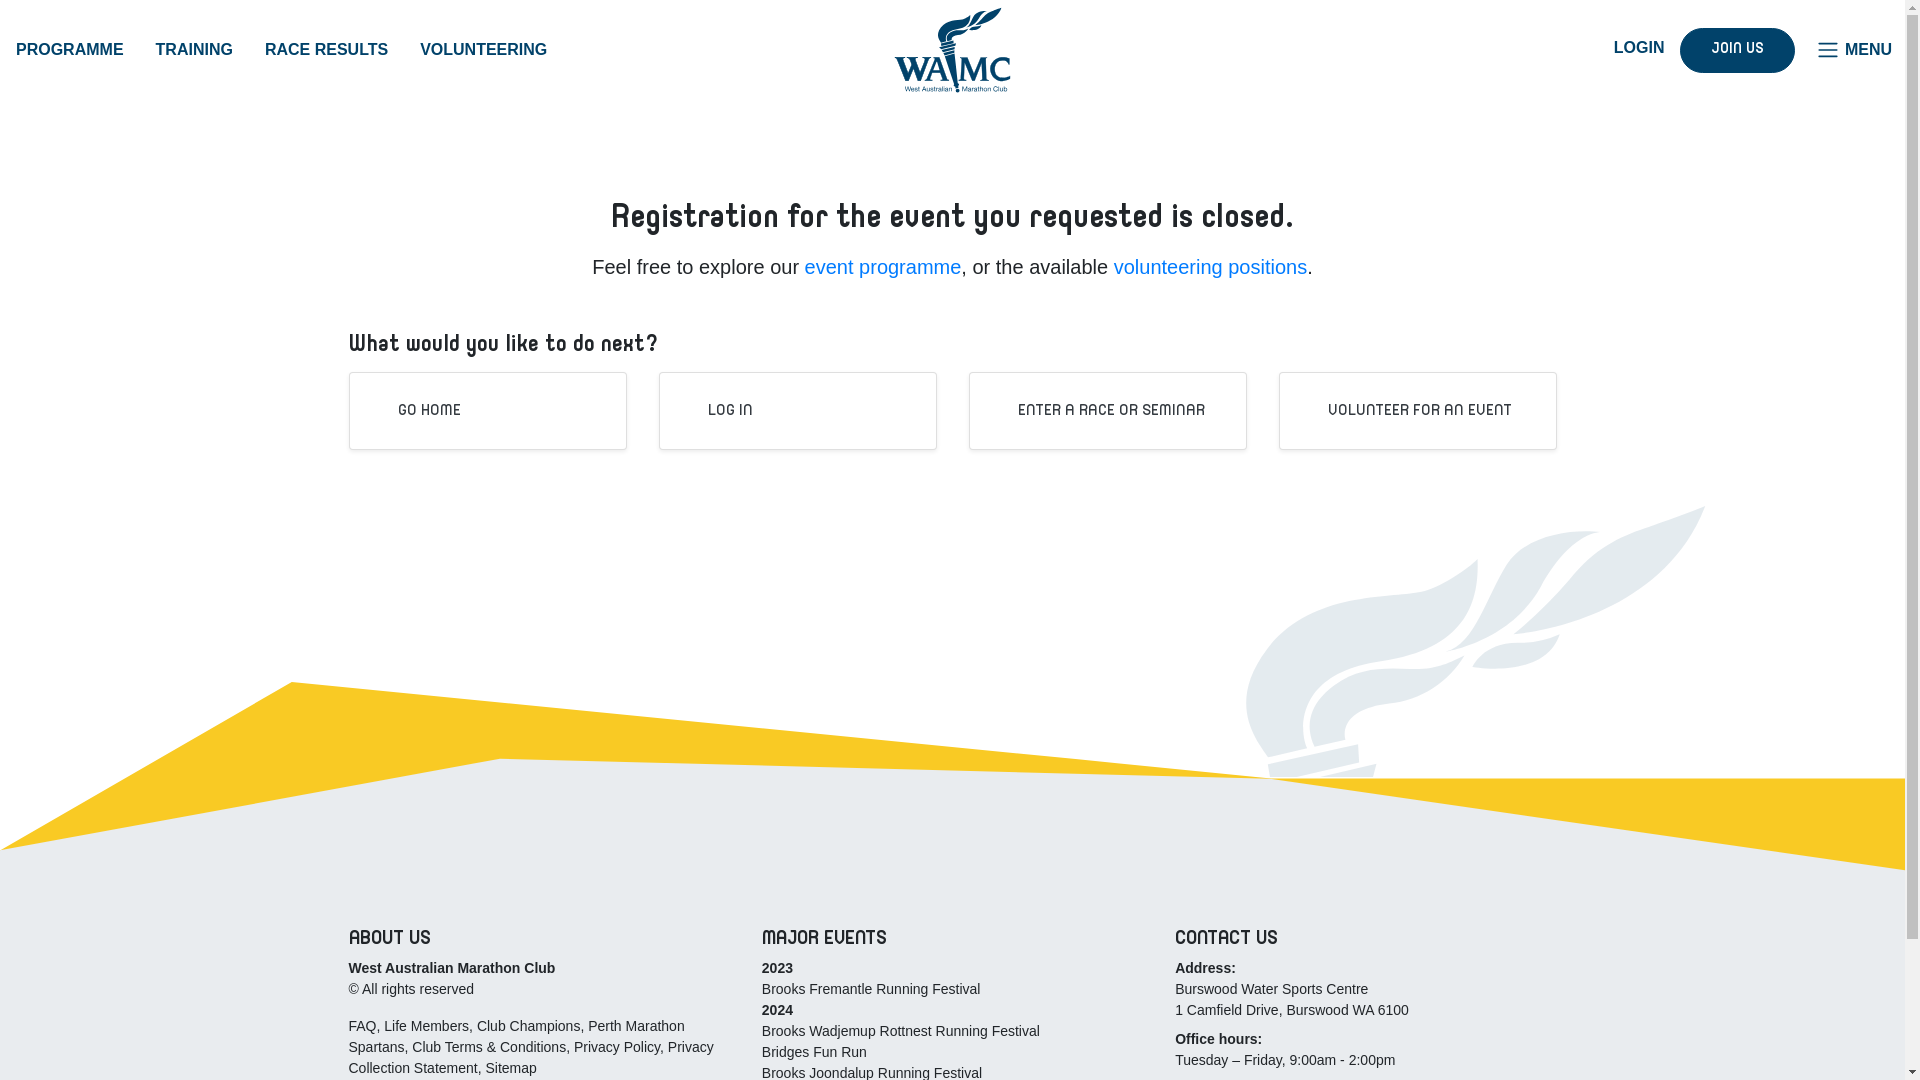  Describe the element at coordinates (761, 1030) in the screenshot. I see `'Brooks Wadjemup Rottnest Running Festival'` at that location.